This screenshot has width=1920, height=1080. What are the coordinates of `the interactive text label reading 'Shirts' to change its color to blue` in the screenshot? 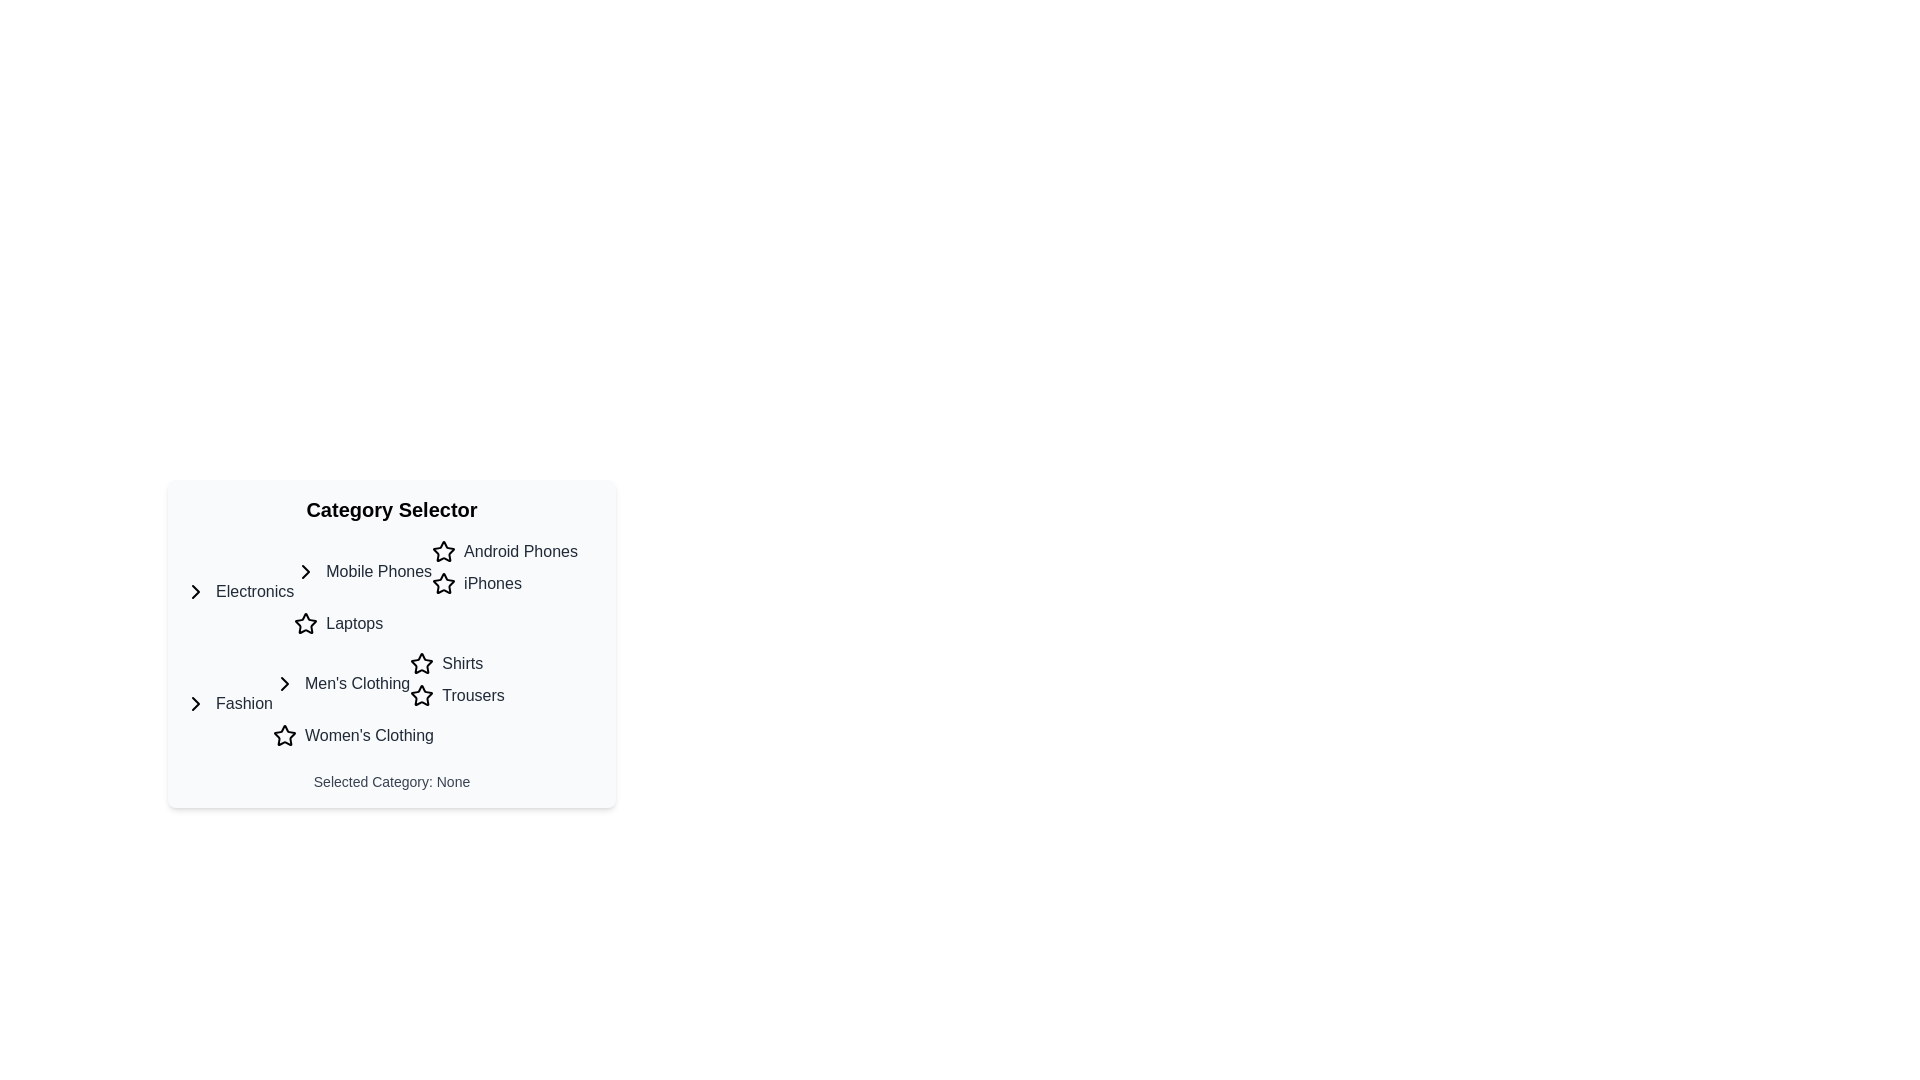 It's located at (461, 663).